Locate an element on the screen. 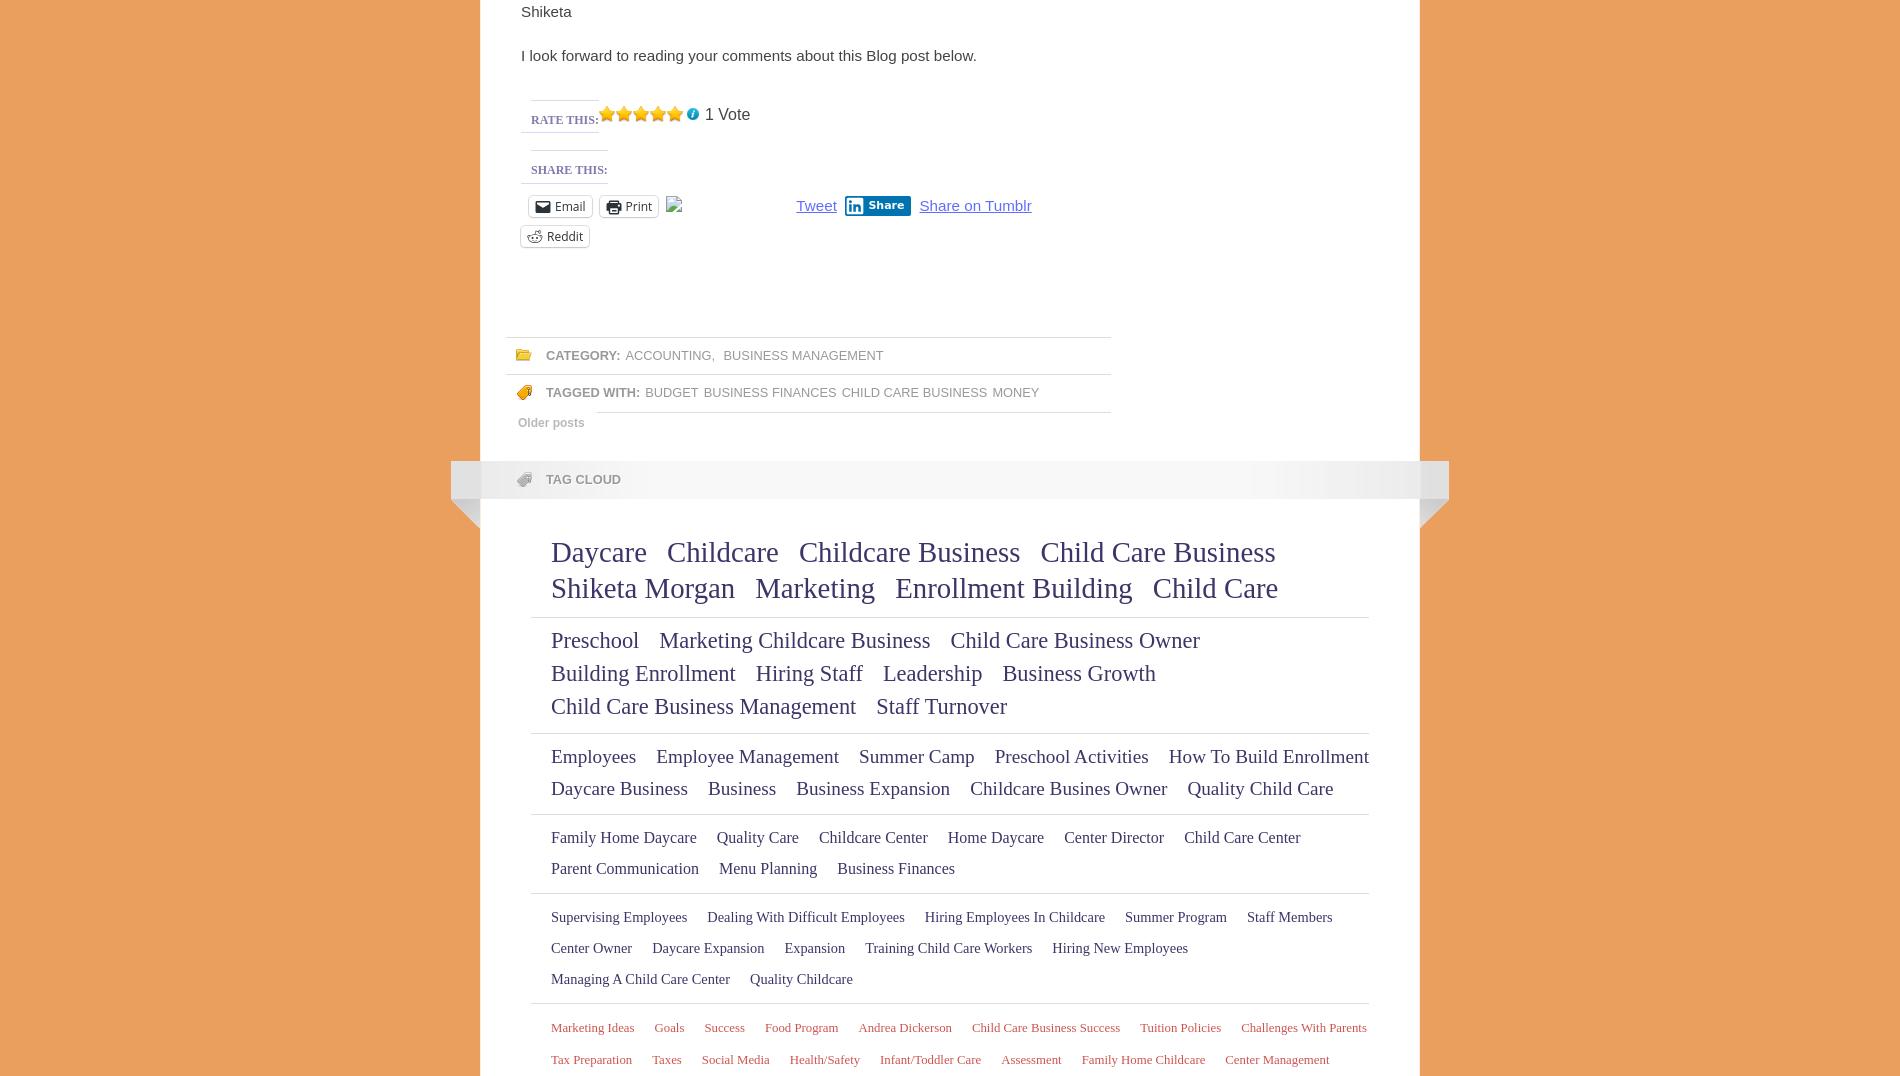 This screenshot has height=1076, width=1900. 'Preschool' is located at coordinates (595, 638).